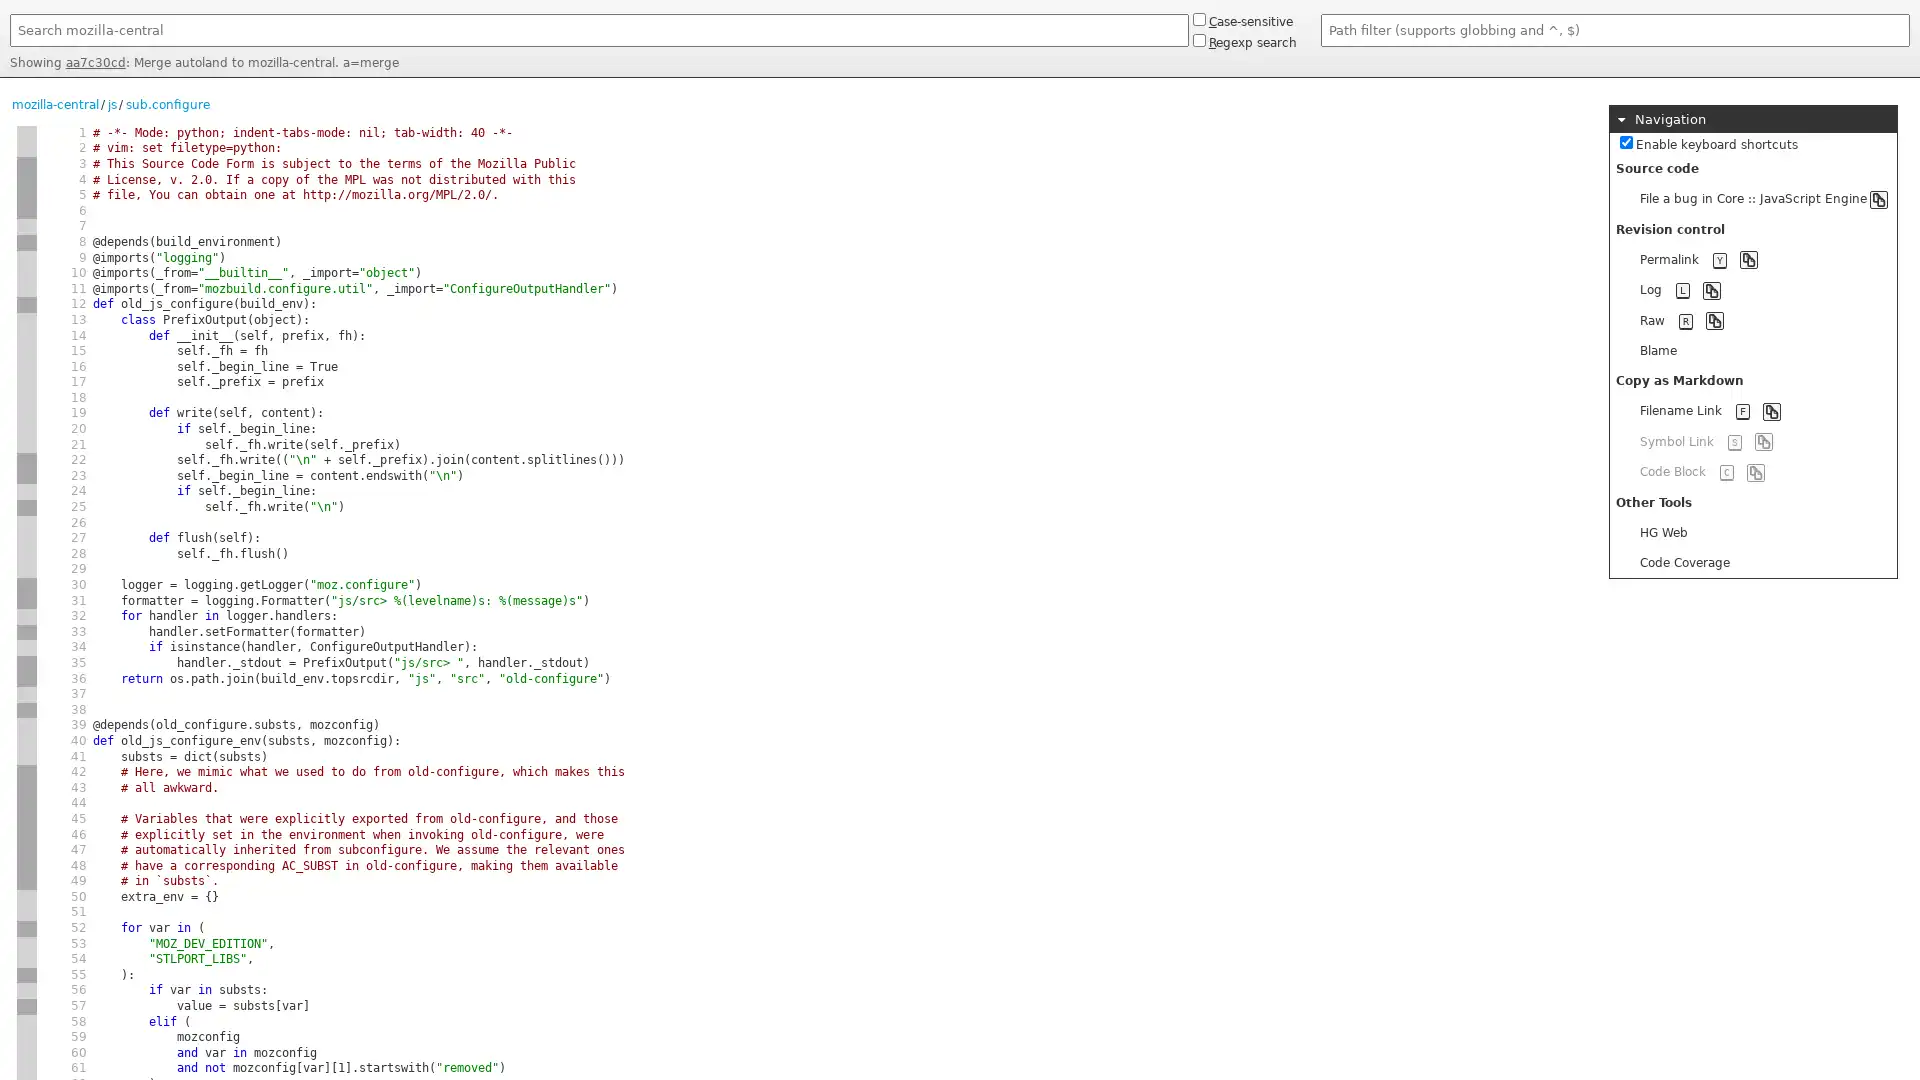 Image resolution: width=1920 pixels, height=1080 pixels. What do you see at coordinates (27, 974) in the screenshot?
I see `new hash 8` at bounding box center [27, 974].